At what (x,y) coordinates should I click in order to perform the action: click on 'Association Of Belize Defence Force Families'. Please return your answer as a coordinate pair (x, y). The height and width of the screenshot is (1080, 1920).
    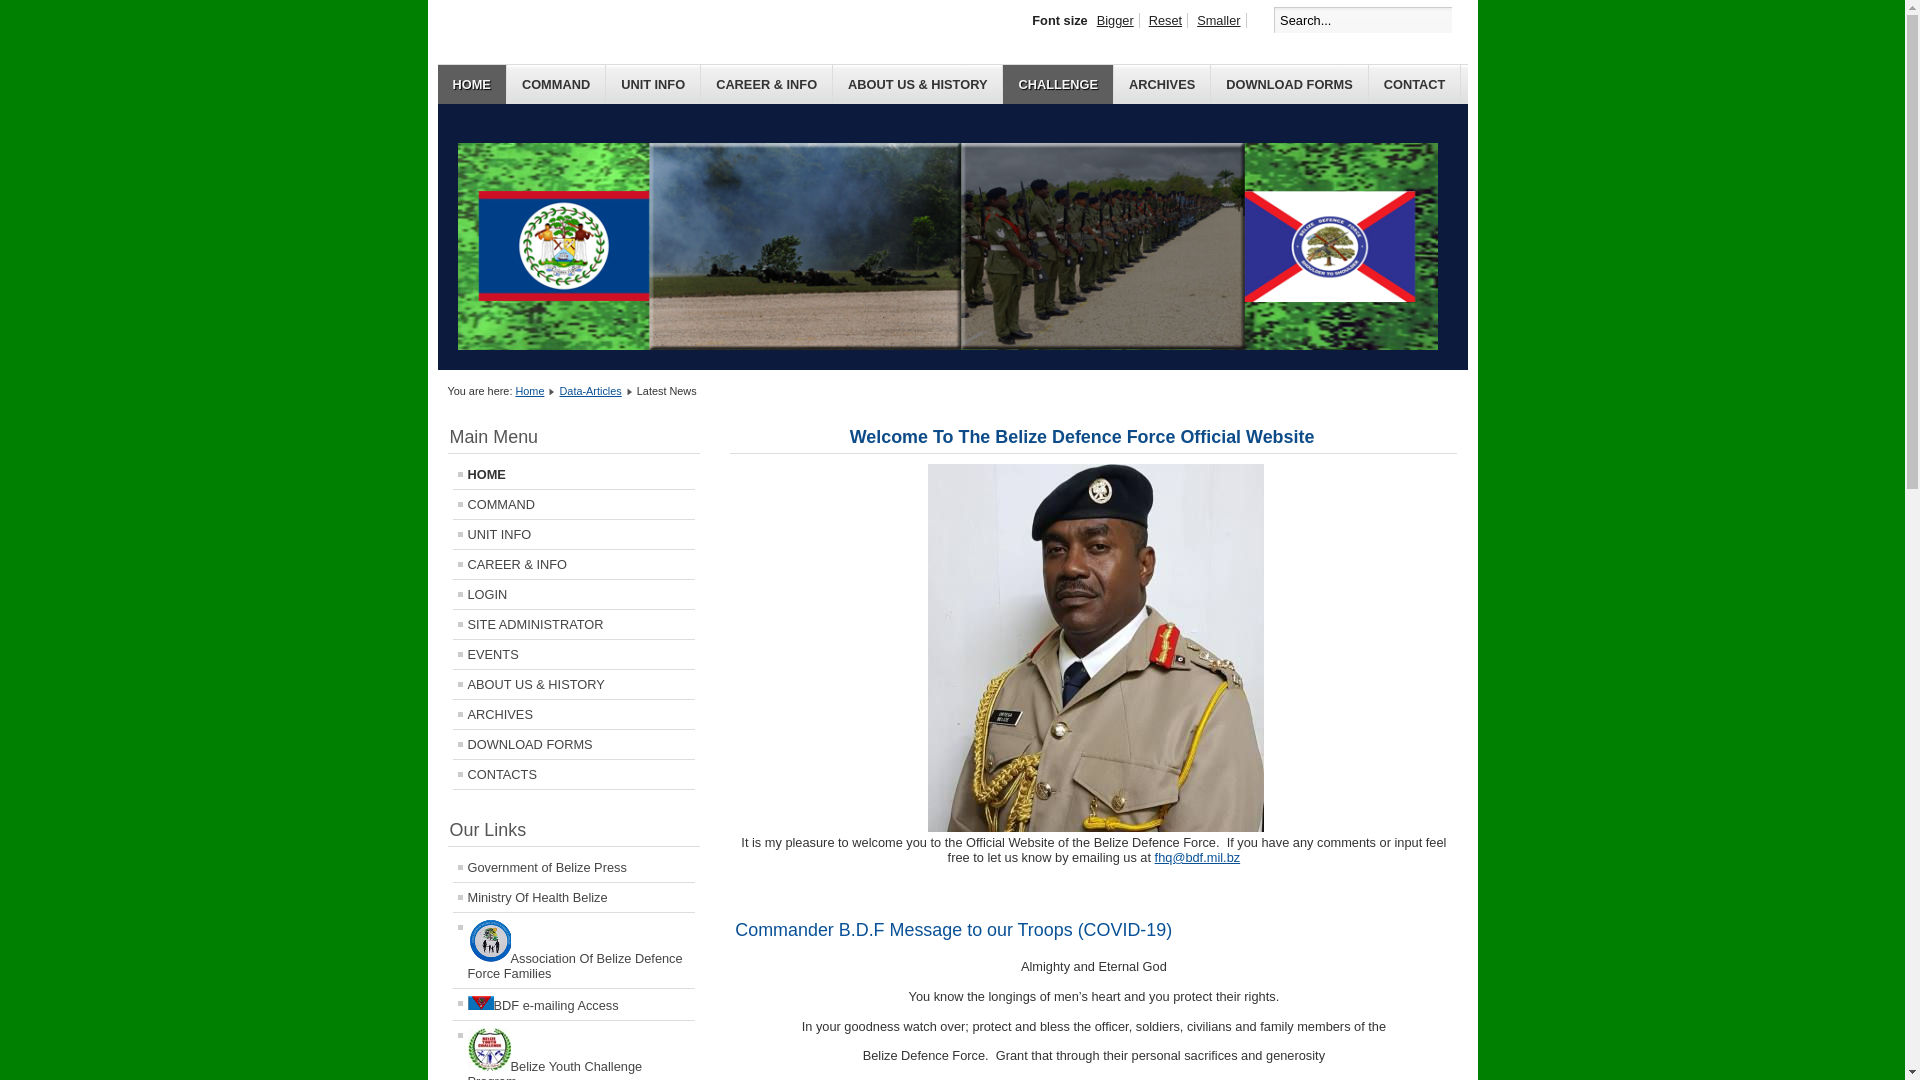
    Looking at the image, I should click on (572, 949).